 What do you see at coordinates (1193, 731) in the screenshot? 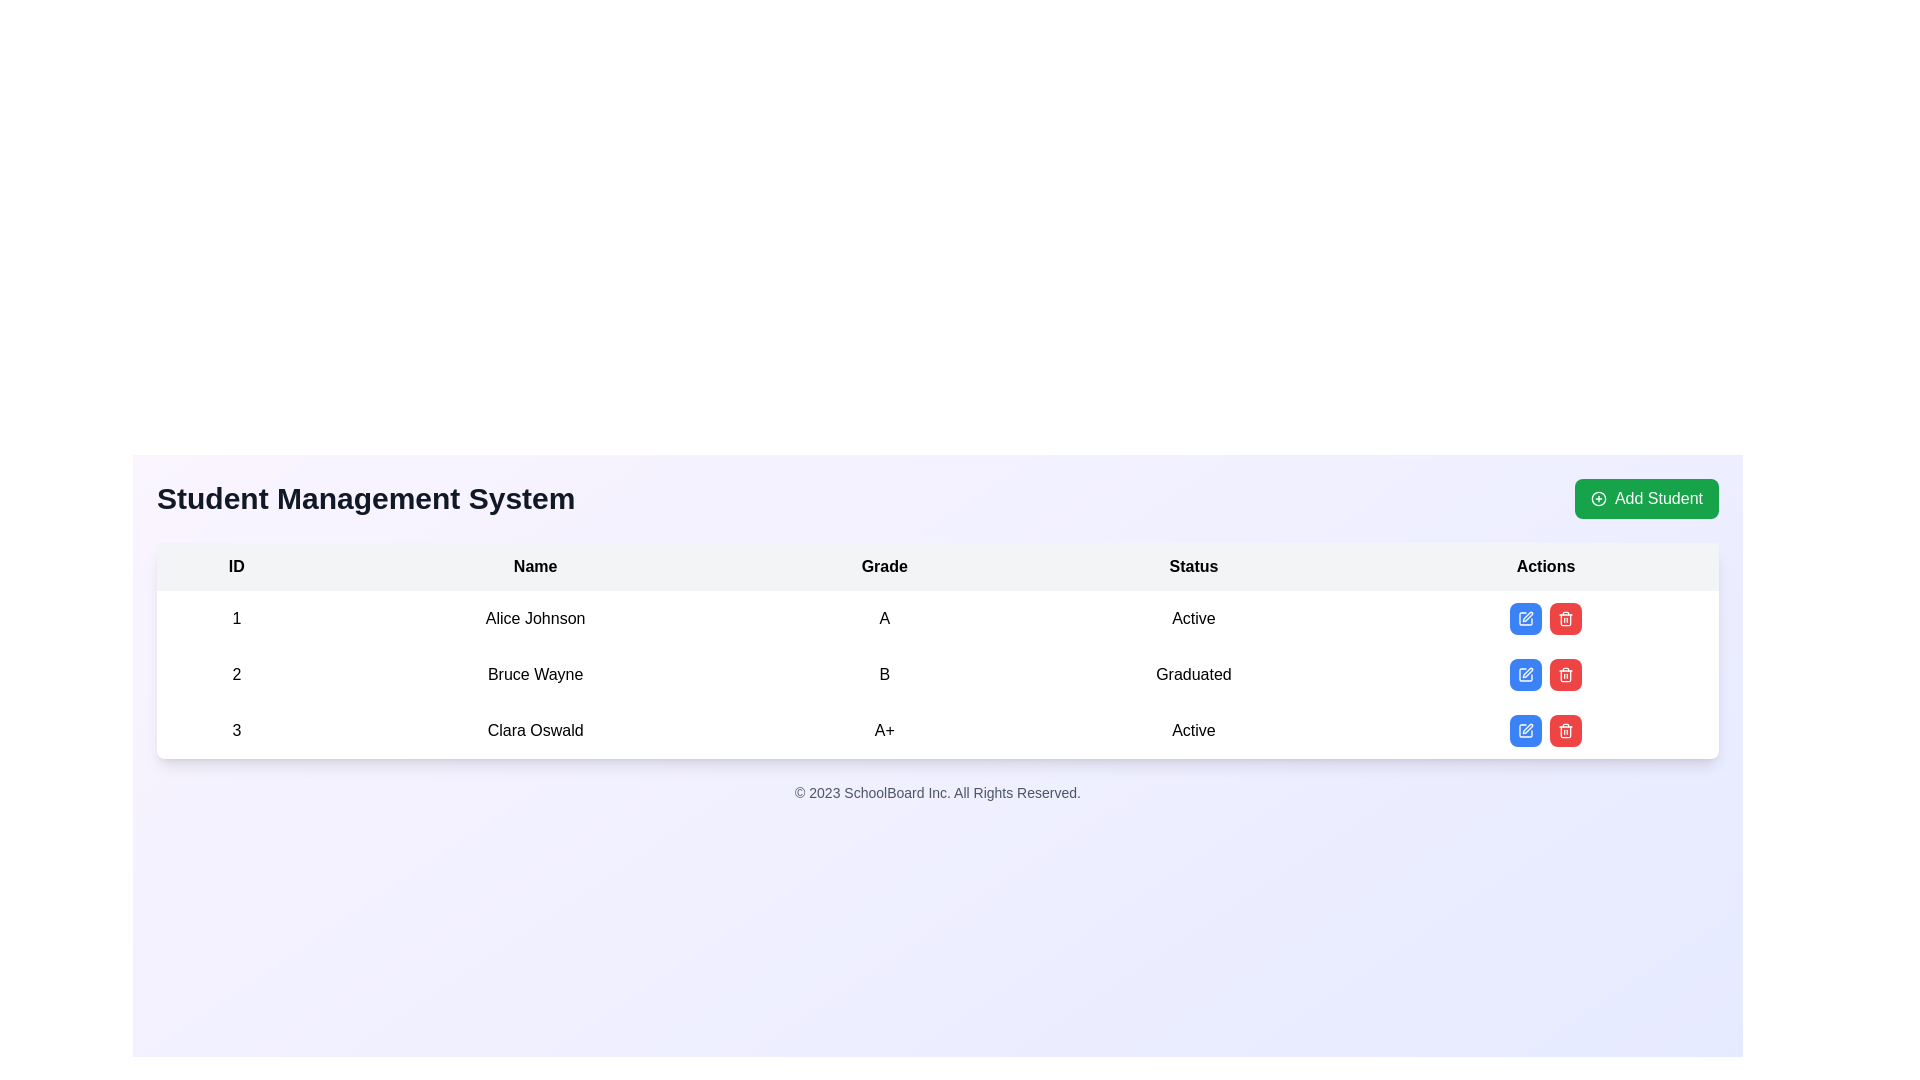
I see `the 'Status' text element indicating 'Active' for a student in the Student Management System table located in the fourth column of the third row` at bounding box center [1193, 731].